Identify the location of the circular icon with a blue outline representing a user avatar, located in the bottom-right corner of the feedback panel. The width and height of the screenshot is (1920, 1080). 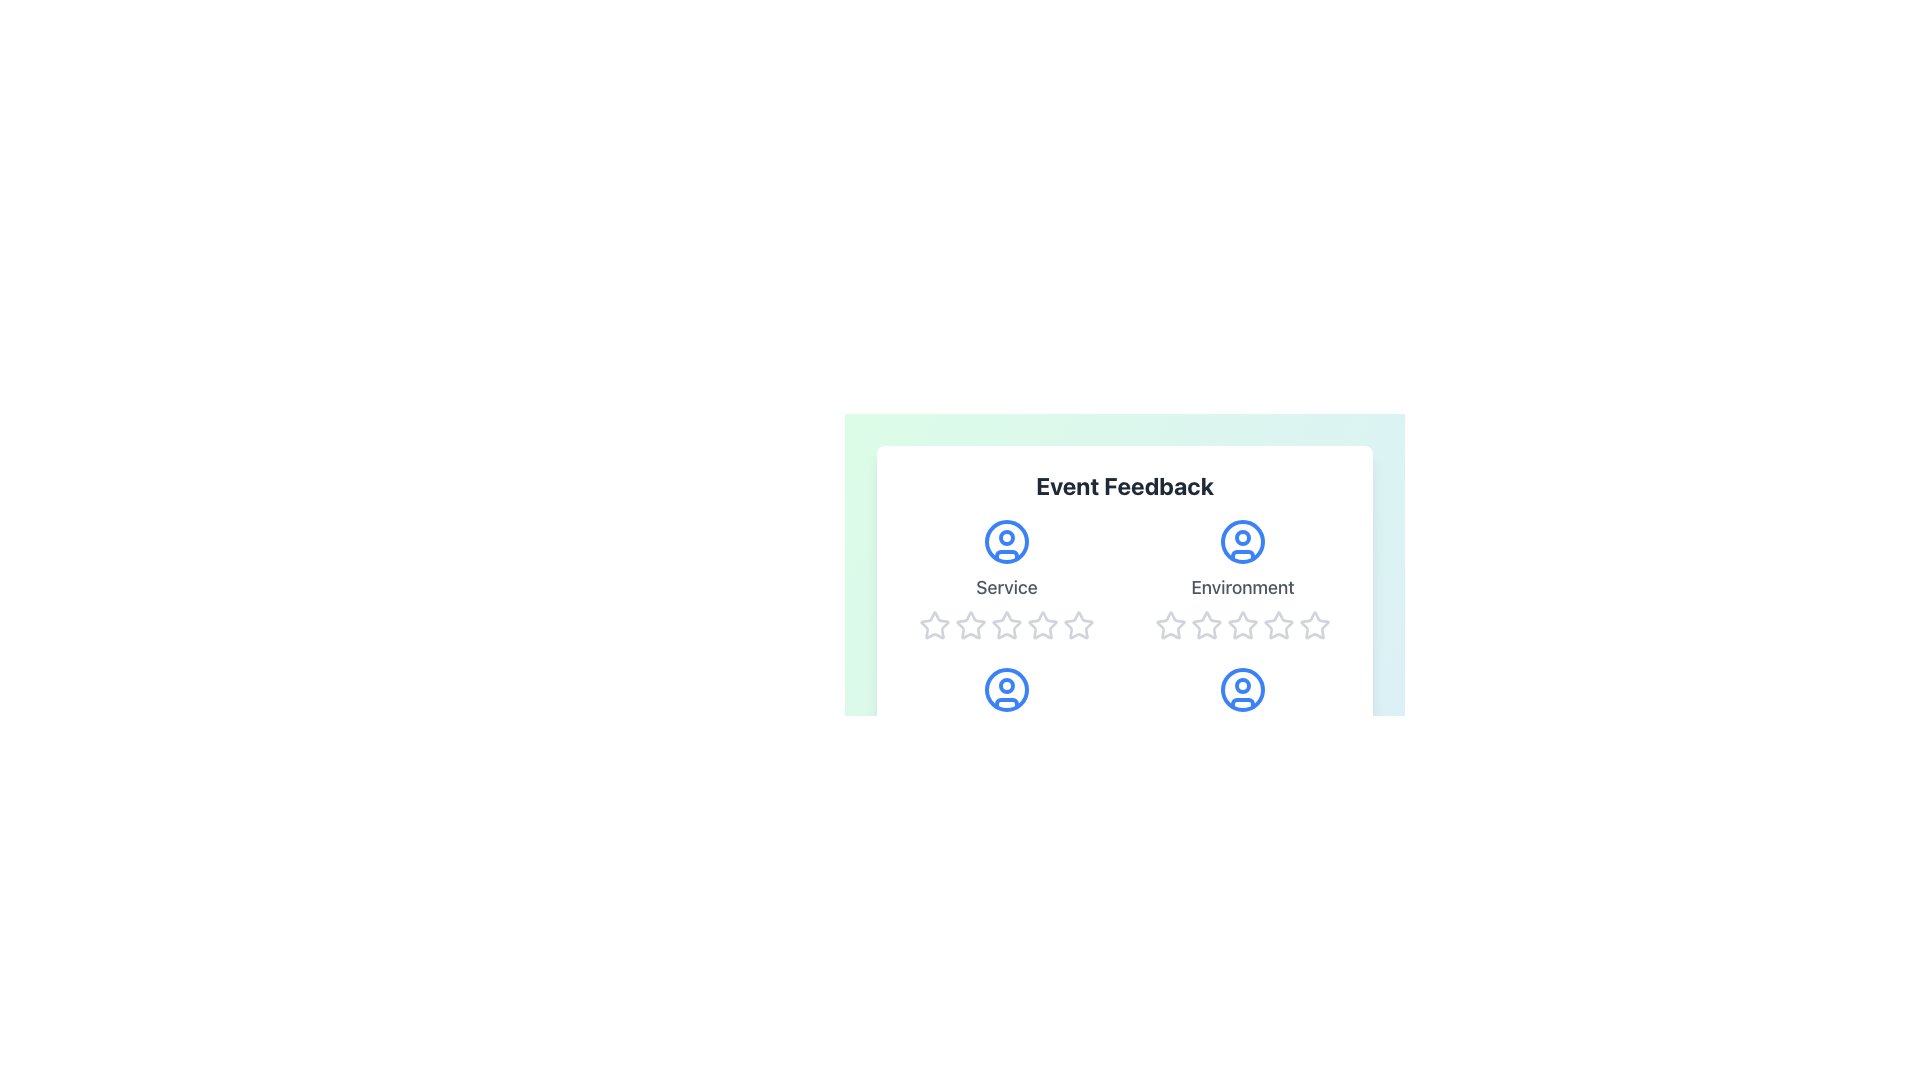
(1242, 689).